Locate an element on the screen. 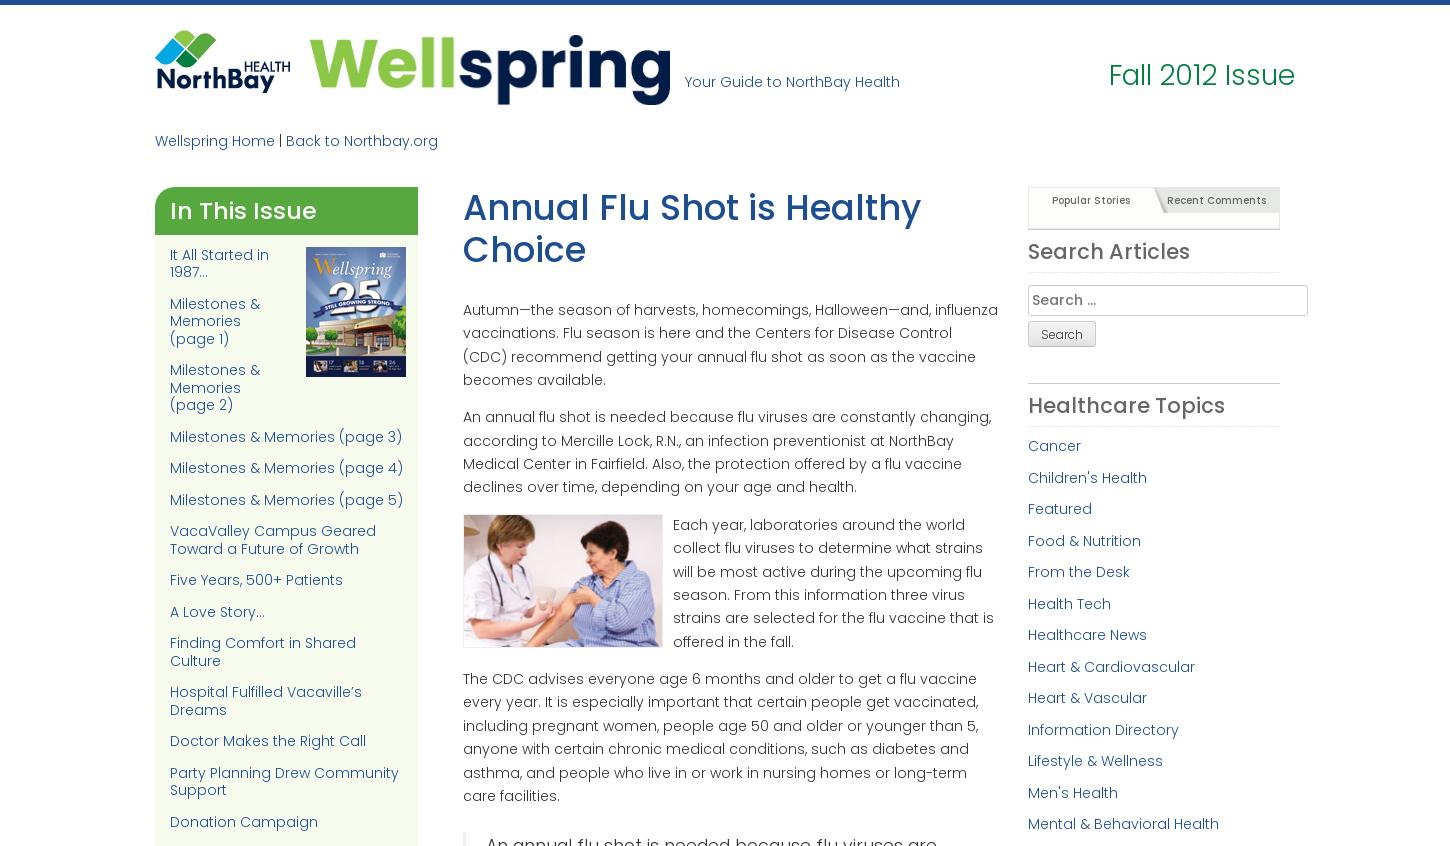 Image resolution: width=1450 pixels, height=846 pixels. 'Lifestyle & Wellness' is located at coordinates (1093, 759).